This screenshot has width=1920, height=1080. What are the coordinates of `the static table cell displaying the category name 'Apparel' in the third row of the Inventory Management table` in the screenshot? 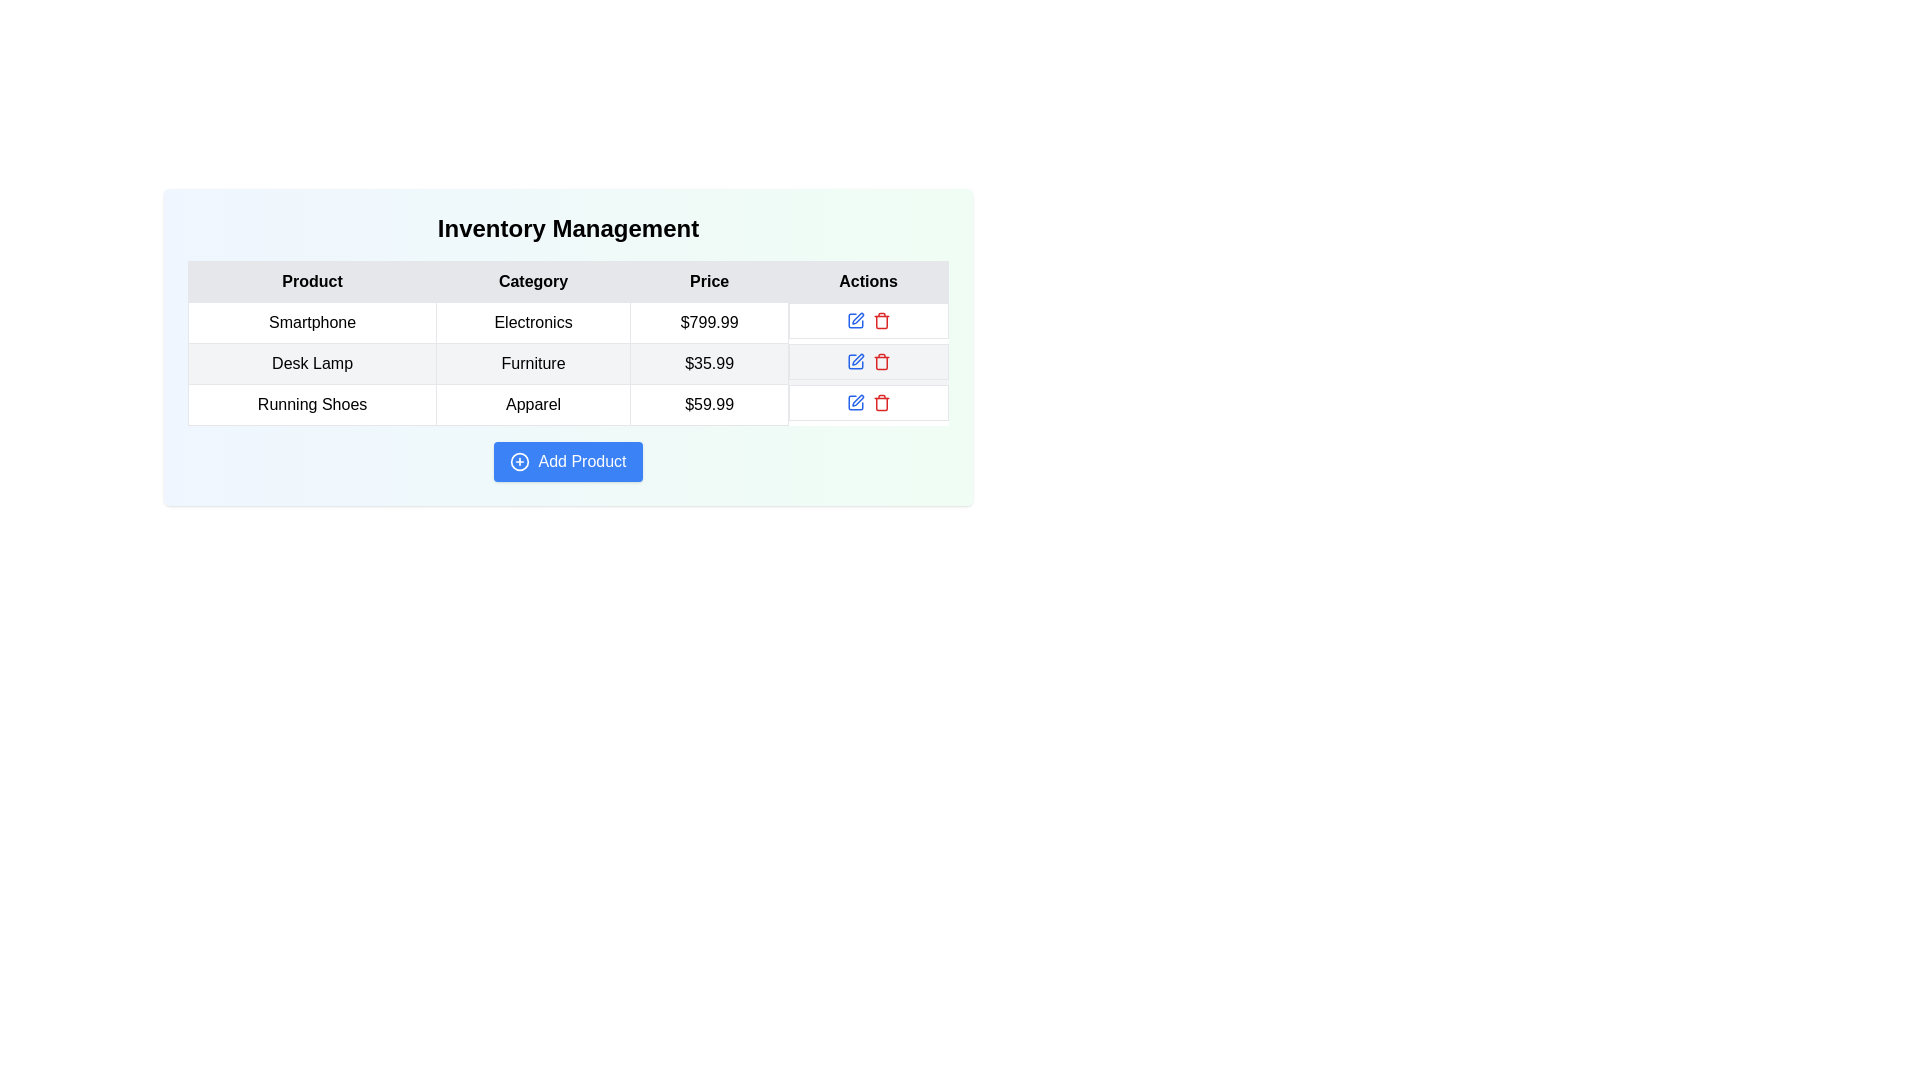 It's located at (533, 405).